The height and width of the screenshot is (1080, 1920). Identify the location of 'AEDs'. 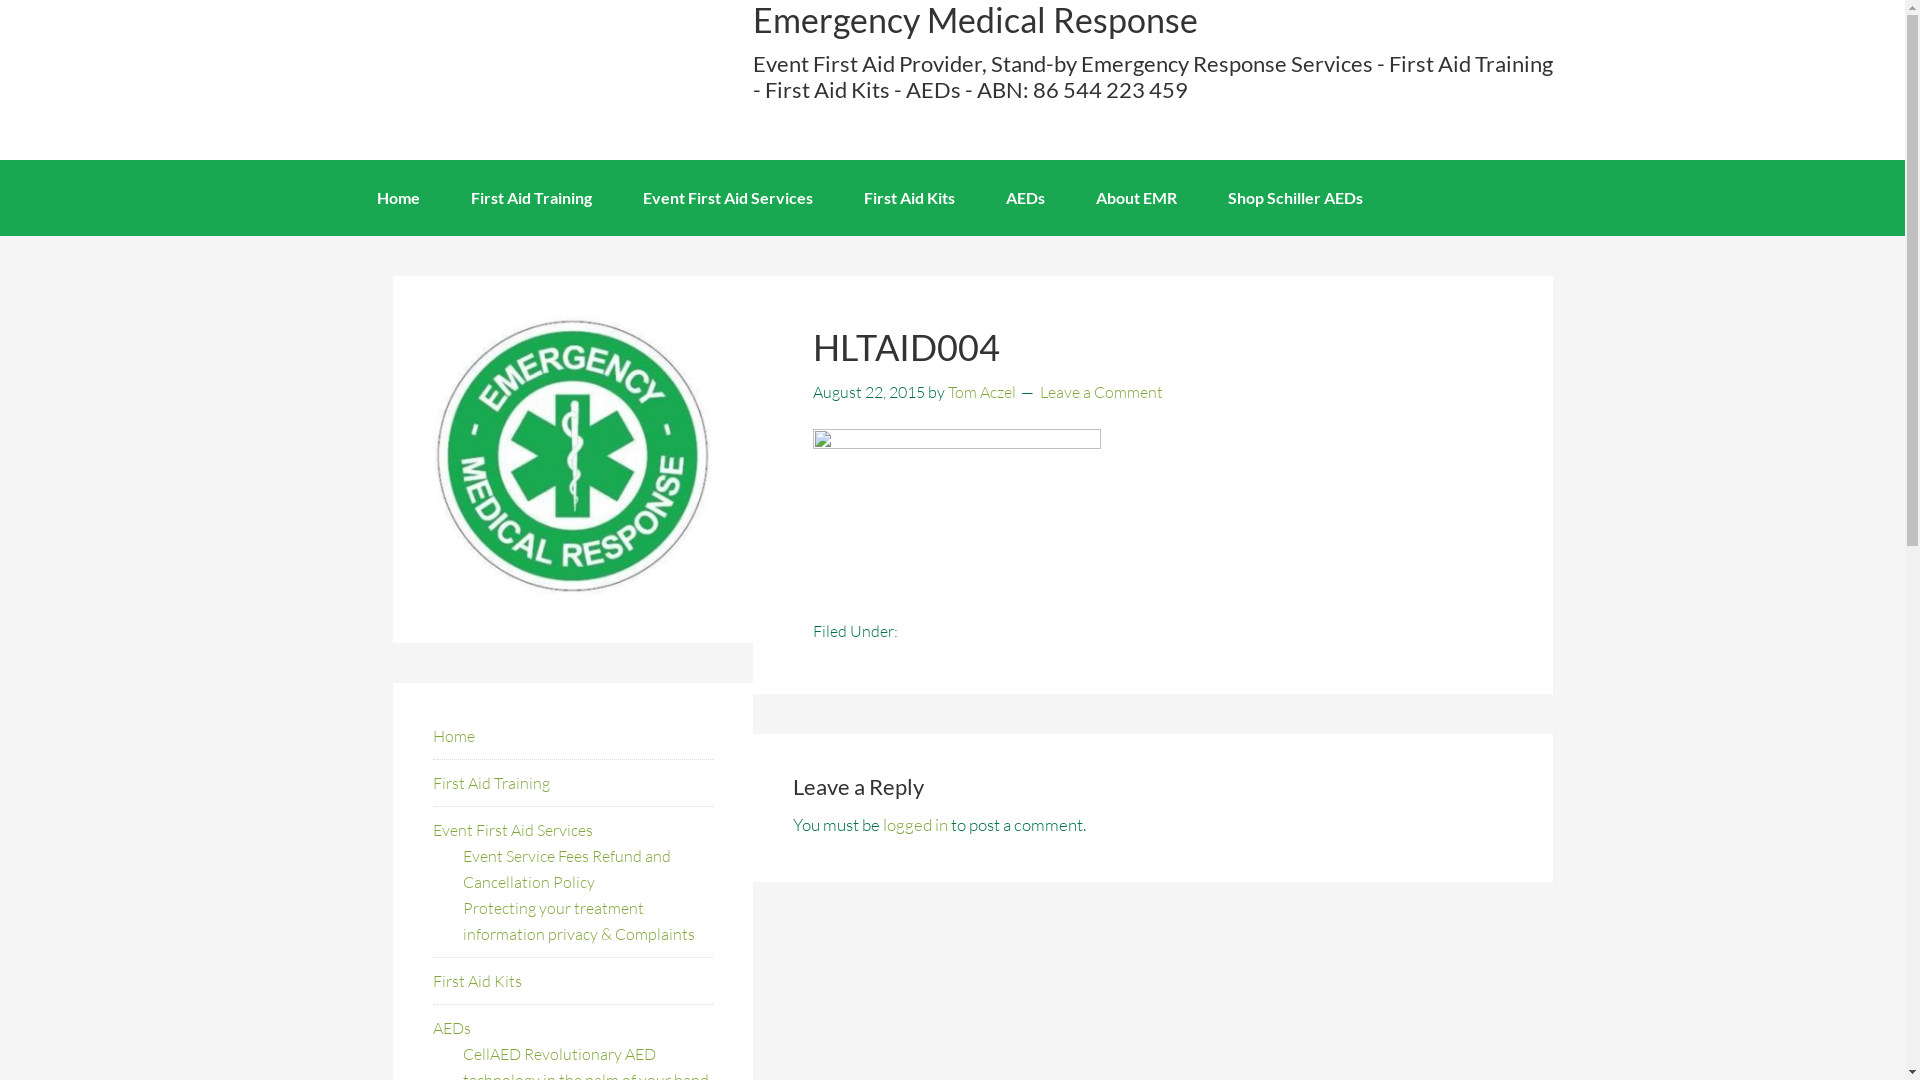
(450, 1028).